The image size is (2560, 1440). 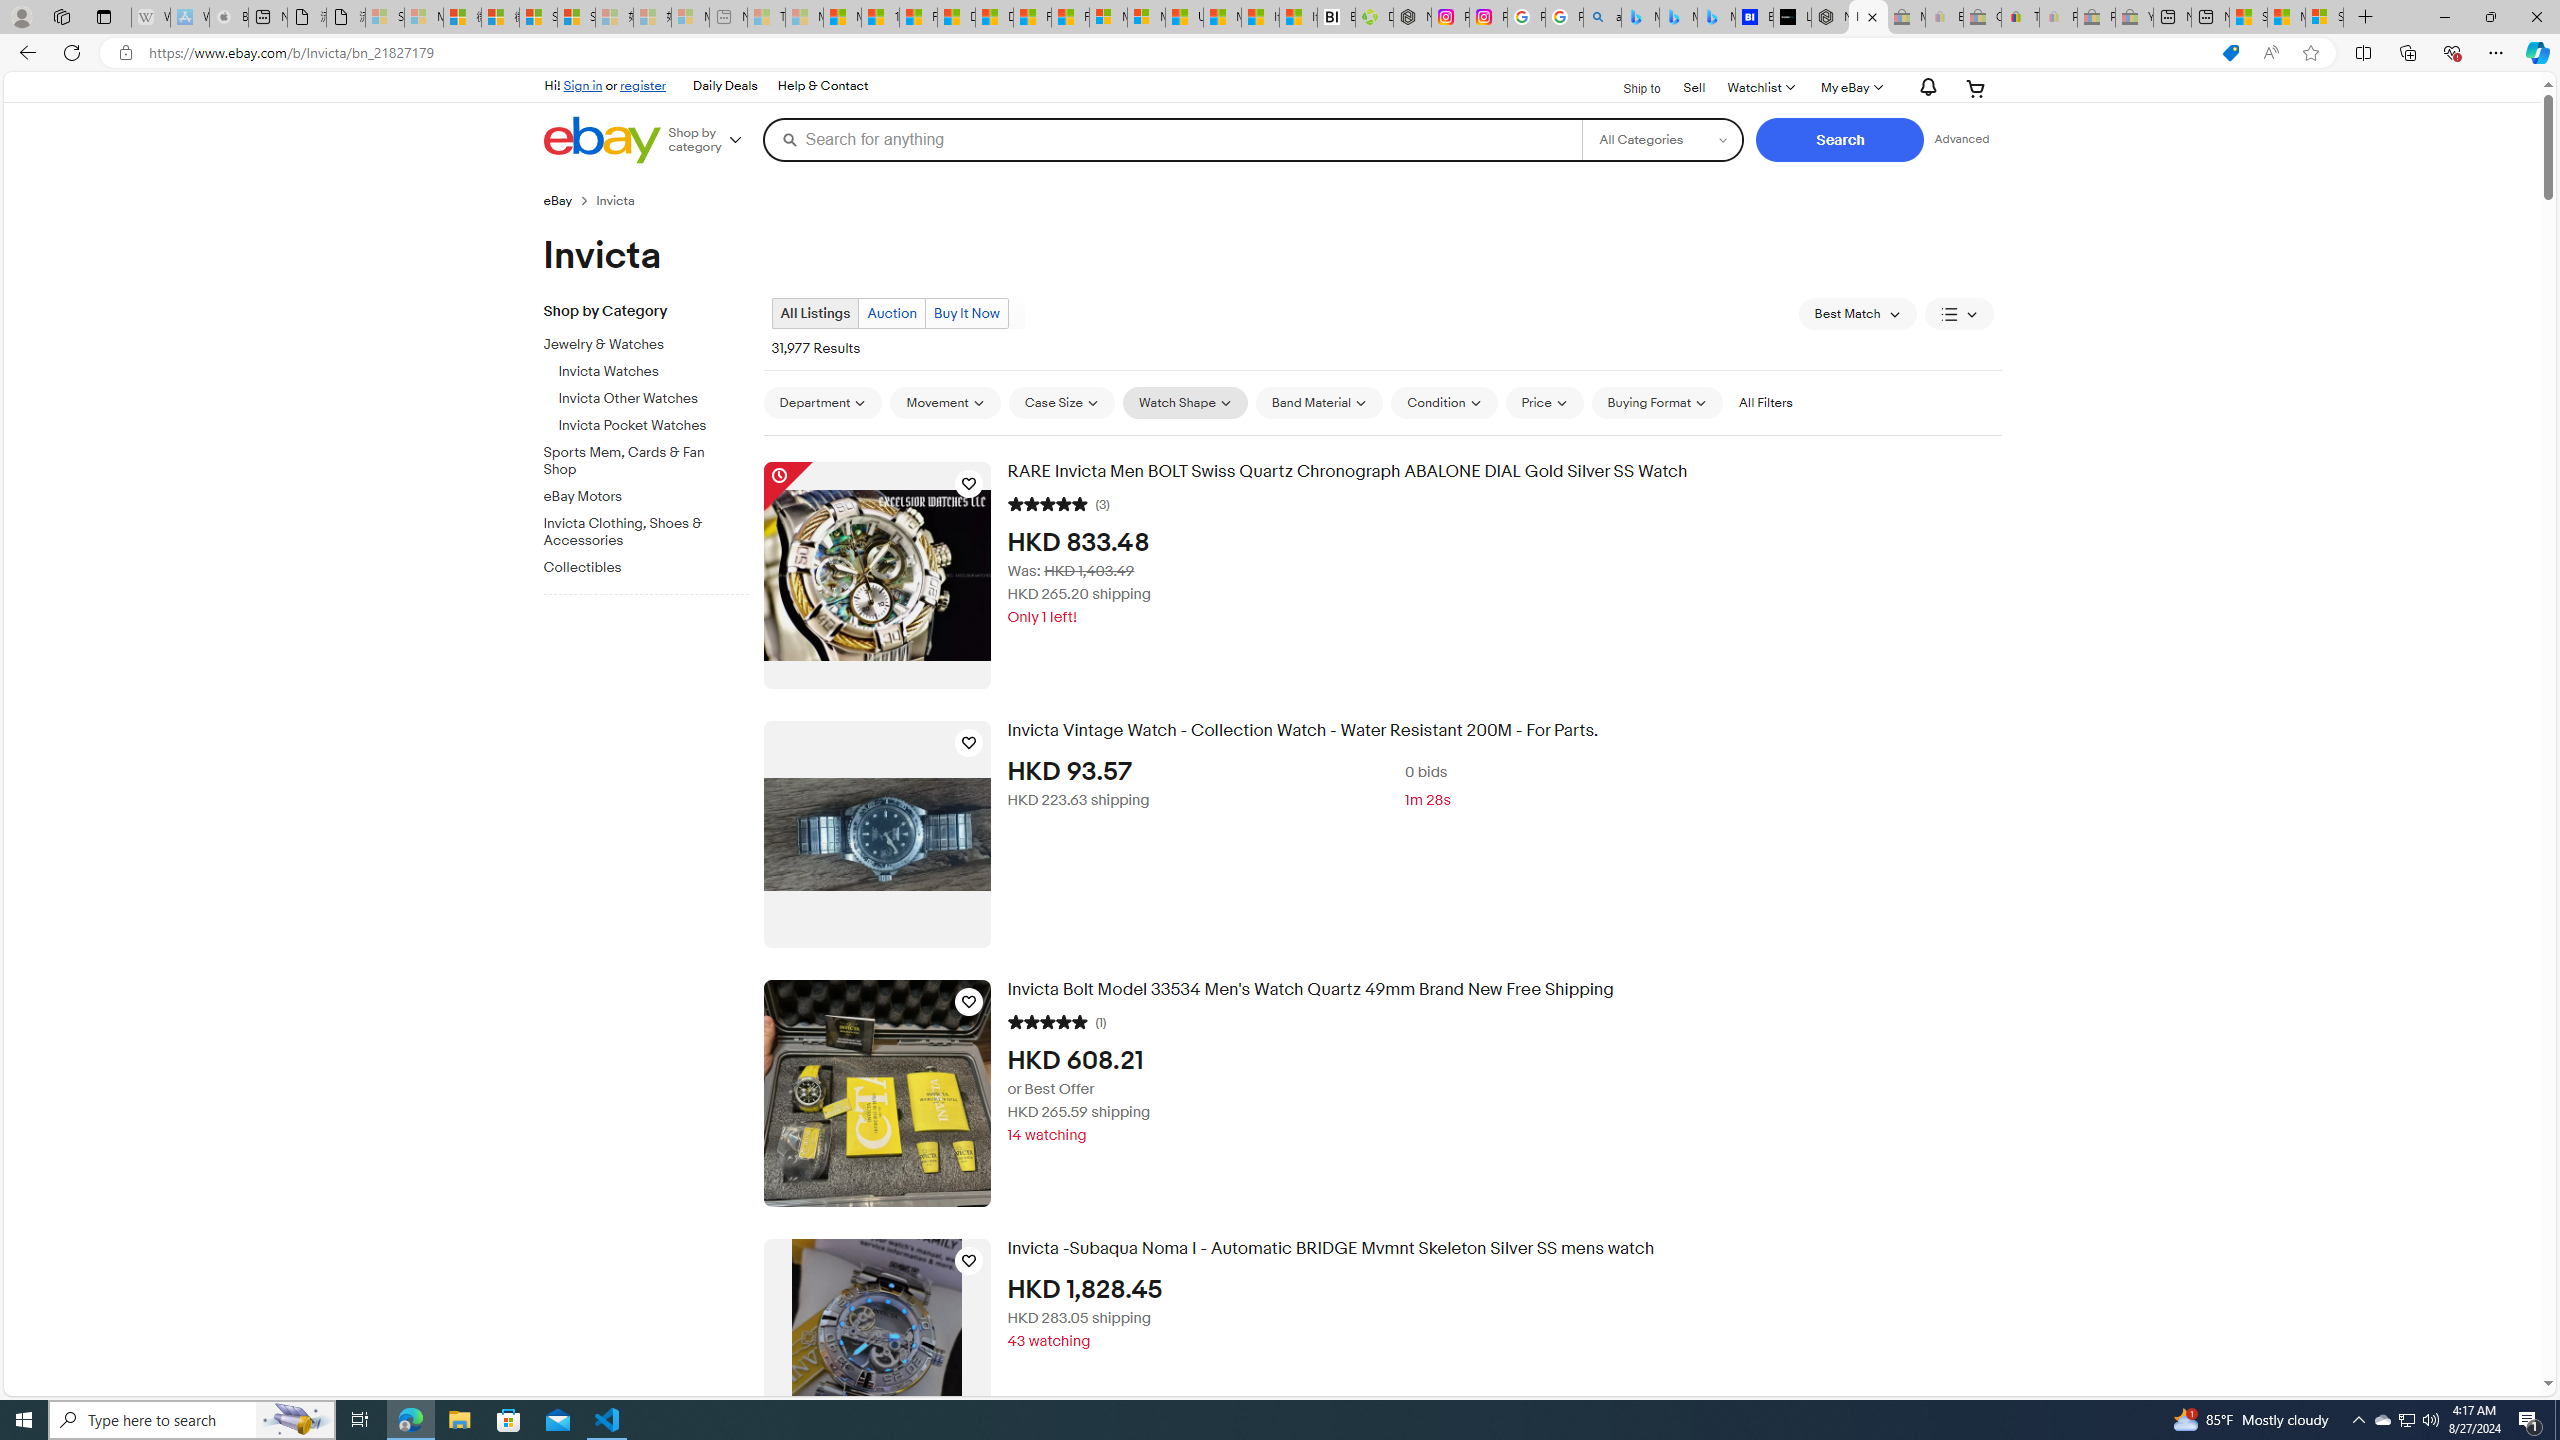 I want to click on 'Payments Terms of Use | eBay.com - Sleeping', so click(x=2058, y=16).